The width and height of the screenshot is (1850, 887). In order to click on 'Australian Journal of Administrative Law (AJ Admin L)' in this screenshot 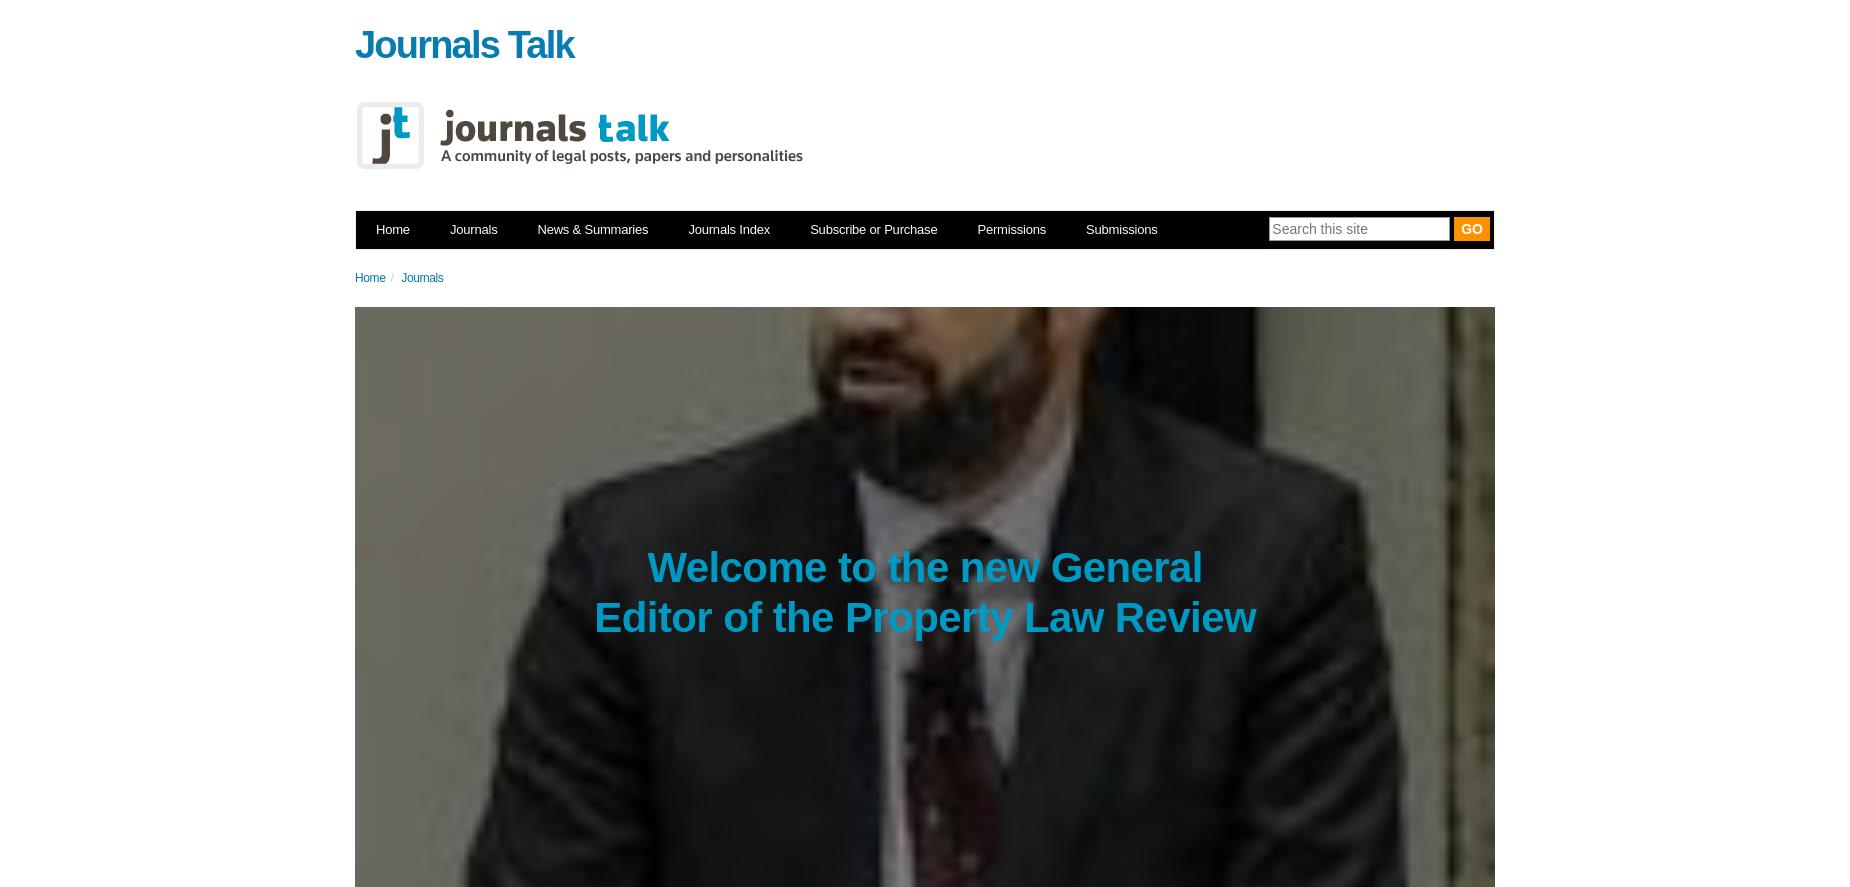, I will do `click(732, 428)`.